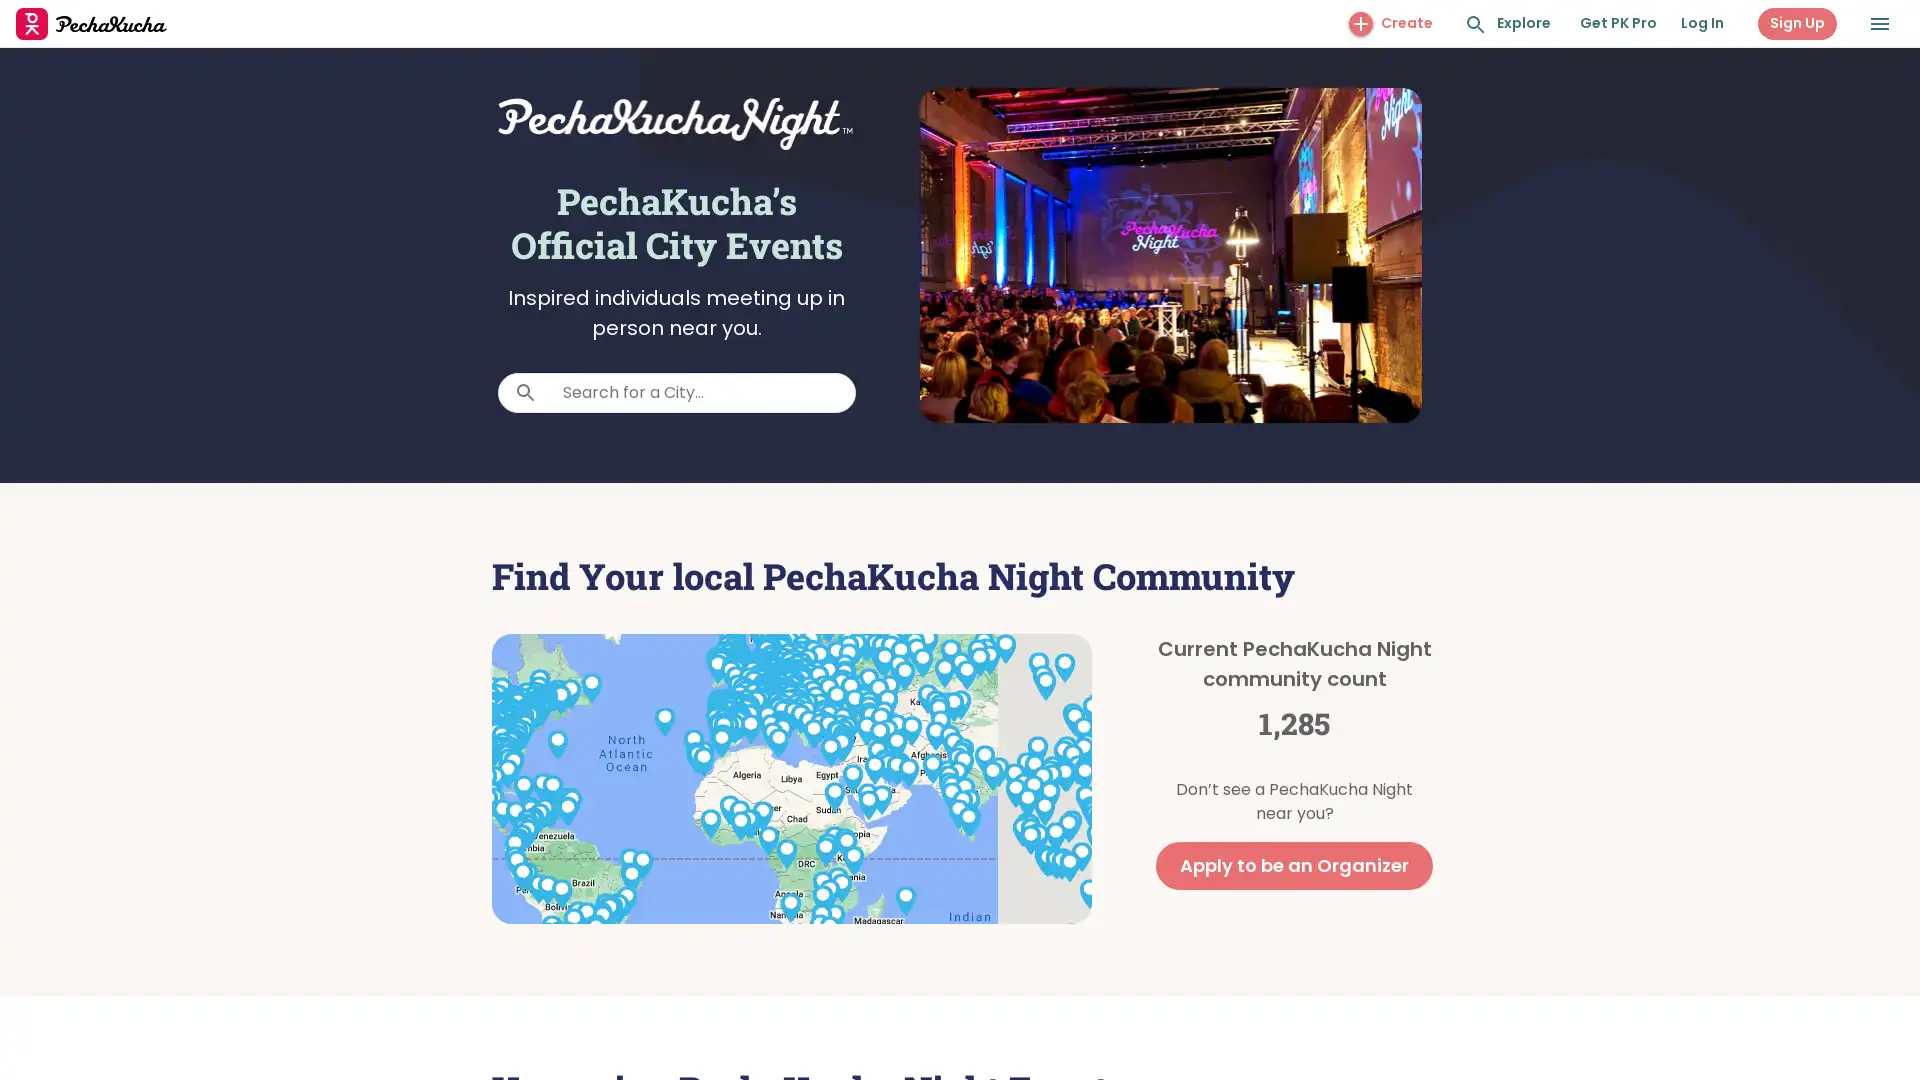 Image resolution: width=1920 pixels, height=1080 pixels. Describe the element at coordinates (1294, 865) in the screenshot. I see `Apply to be an Organizer` at that location.